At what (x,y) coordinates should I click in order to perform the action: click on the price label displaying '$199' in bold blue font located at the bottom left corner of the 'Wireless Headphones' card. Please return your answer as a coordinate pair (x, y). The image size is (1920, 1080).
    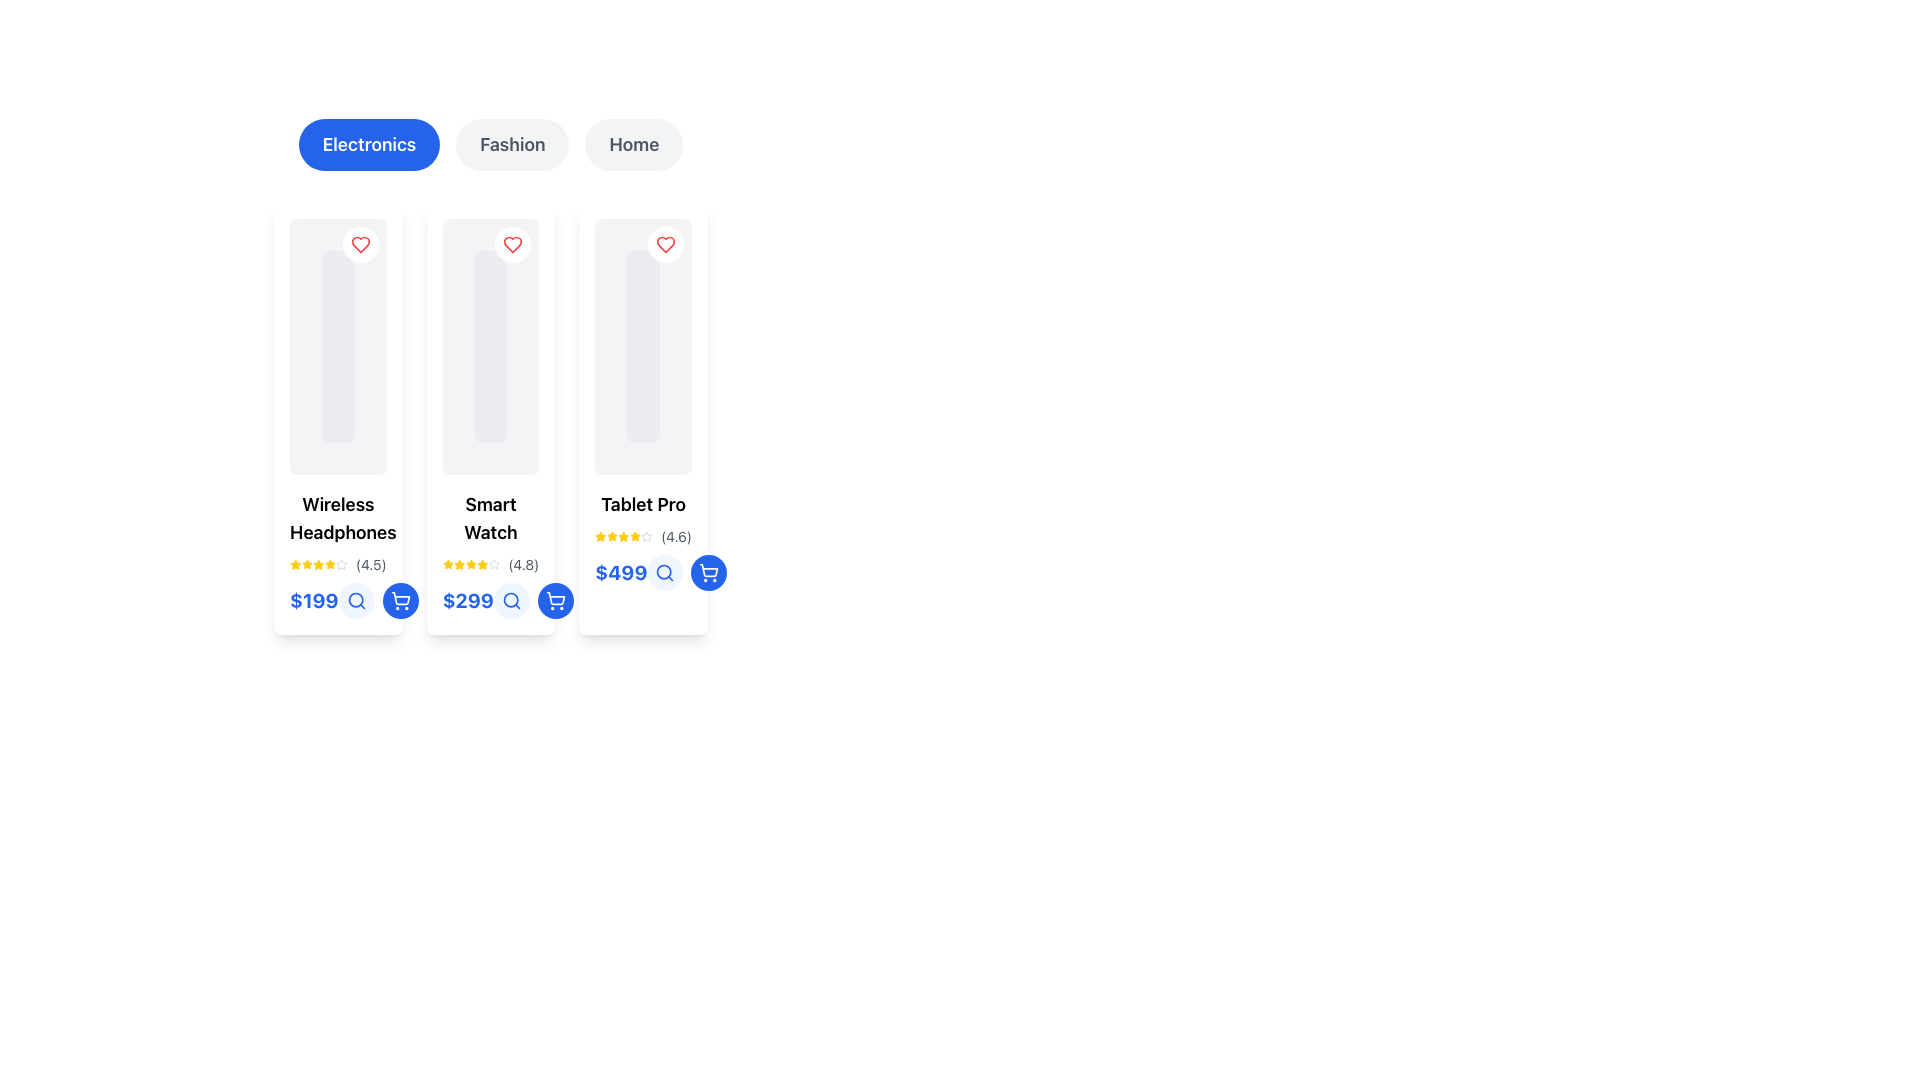
    Looking at the image, I should click on (338, 600).